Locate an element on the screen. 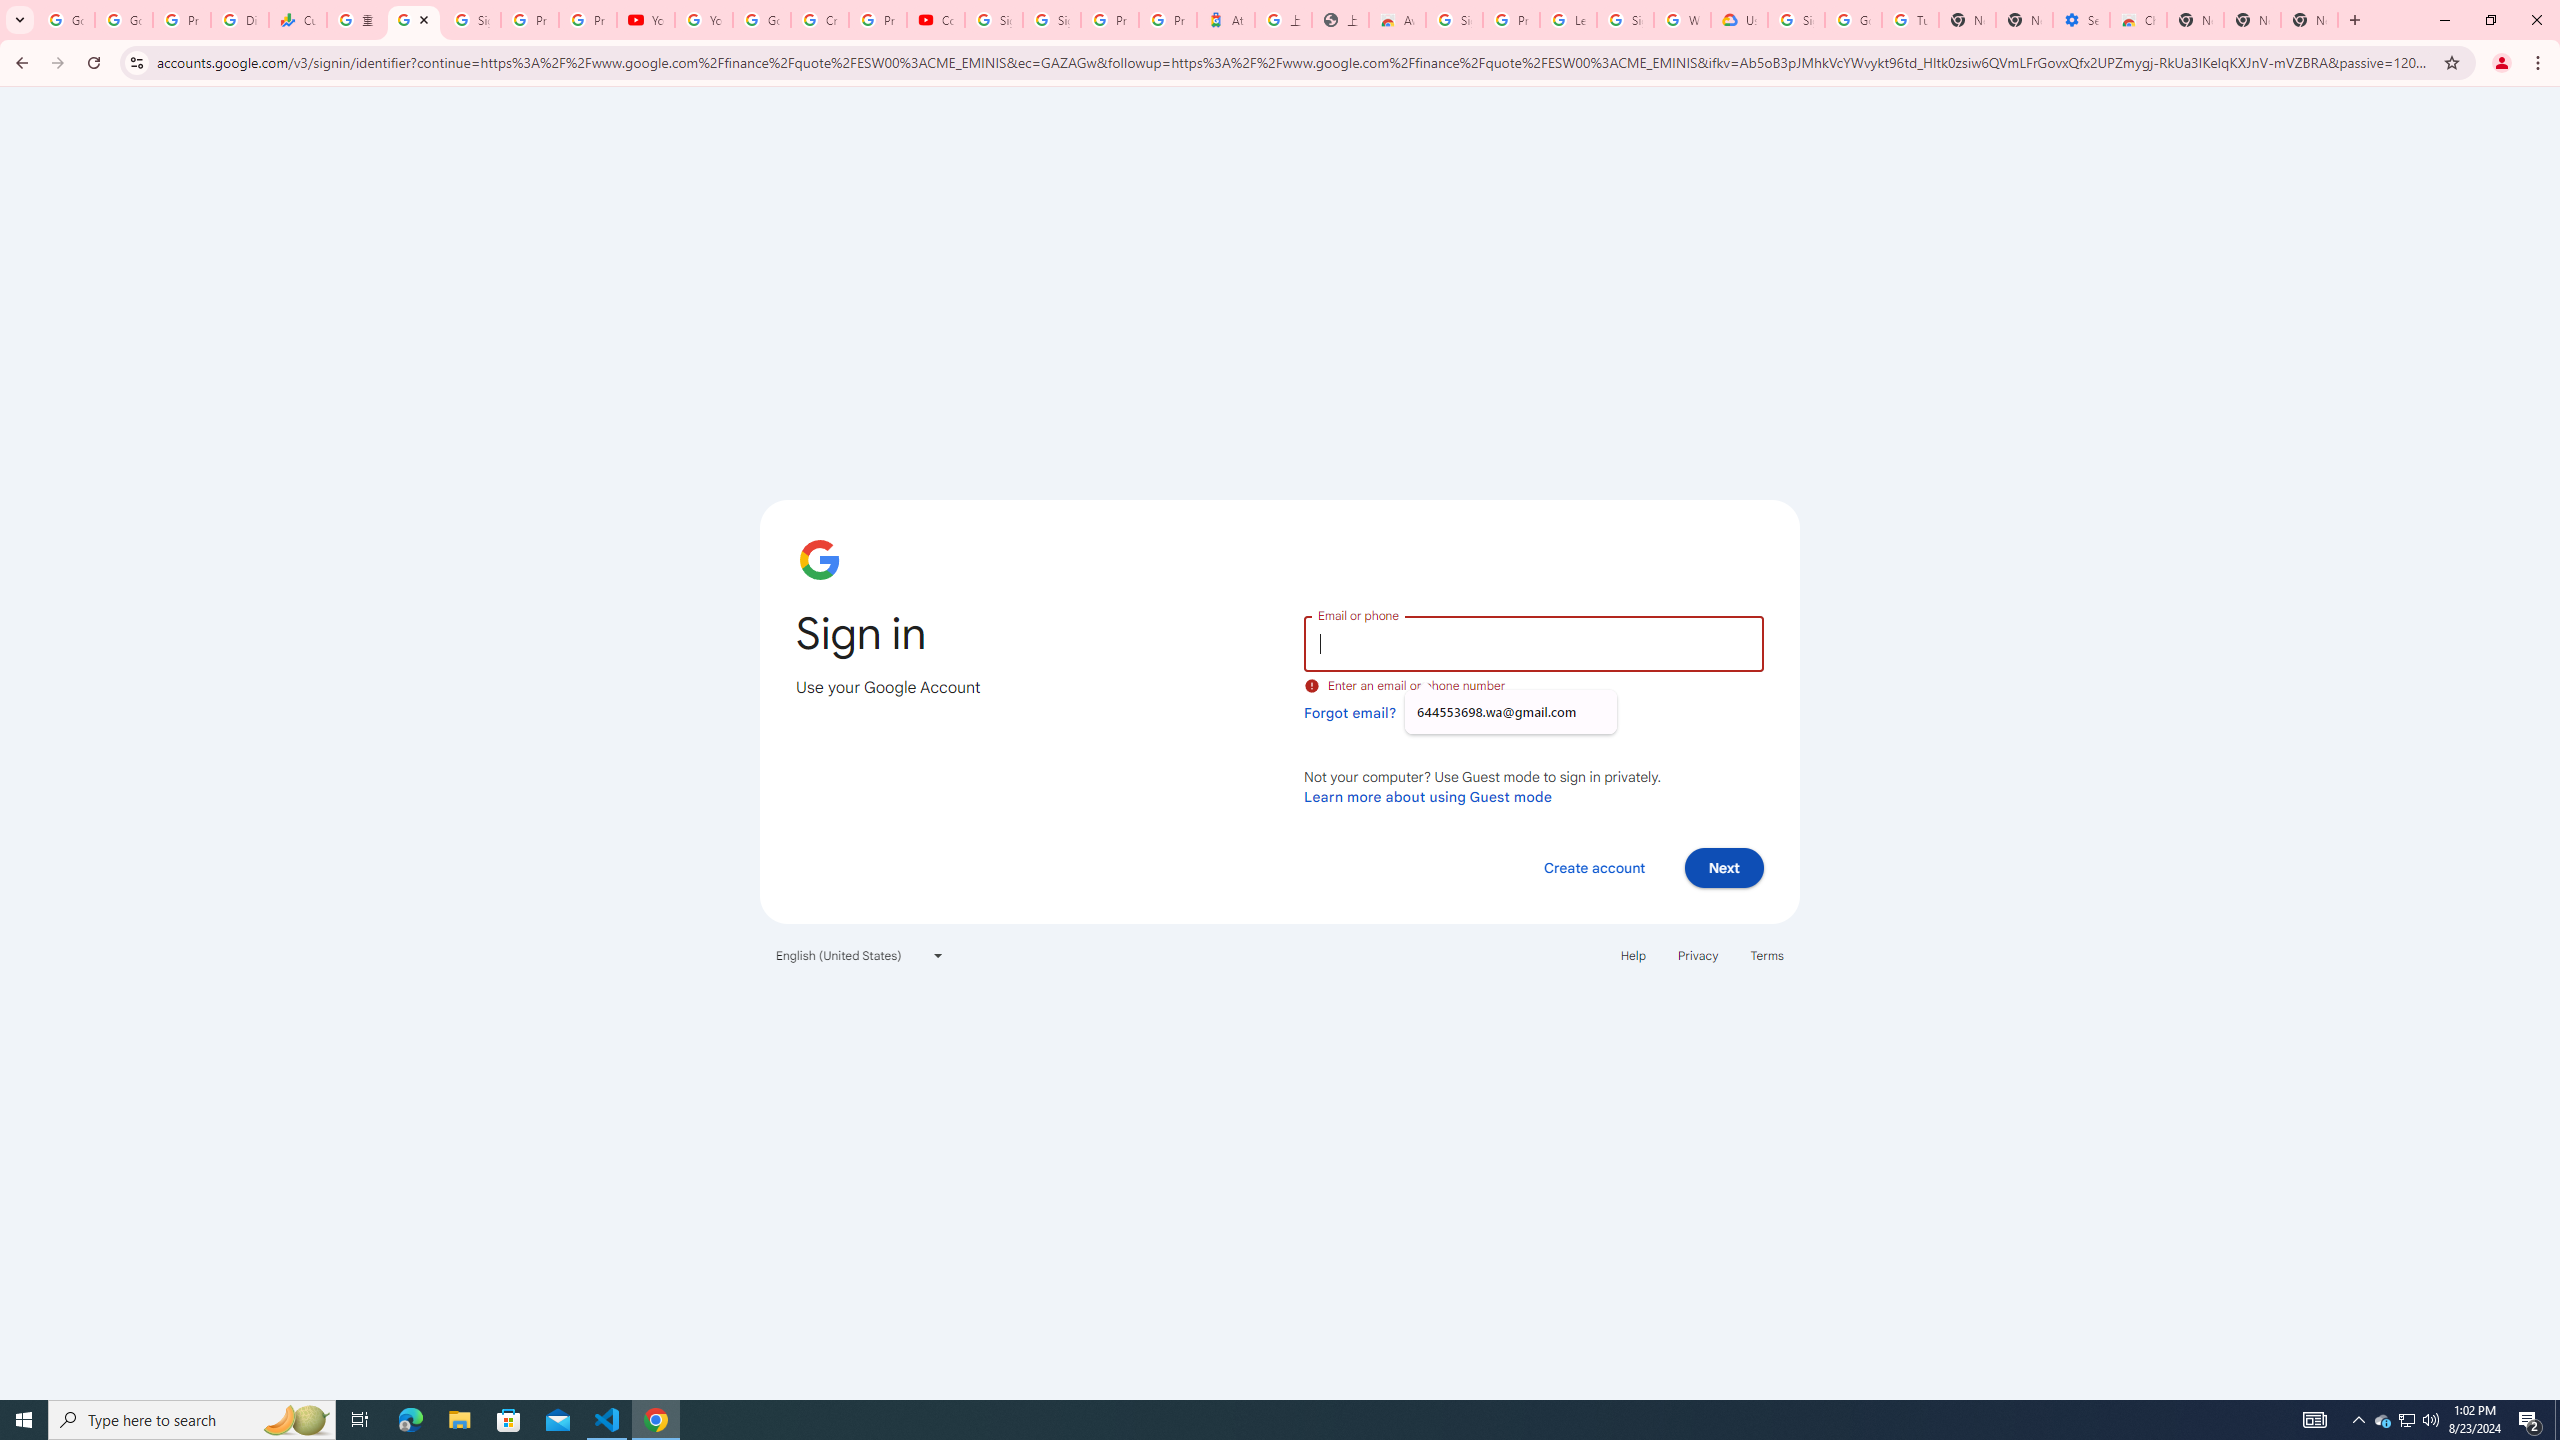 The height and width of the screenshot is (1440, 2560). 'Turn cookies on or off - Computer - Google Account Help' is located at coordinates (1911, 19).